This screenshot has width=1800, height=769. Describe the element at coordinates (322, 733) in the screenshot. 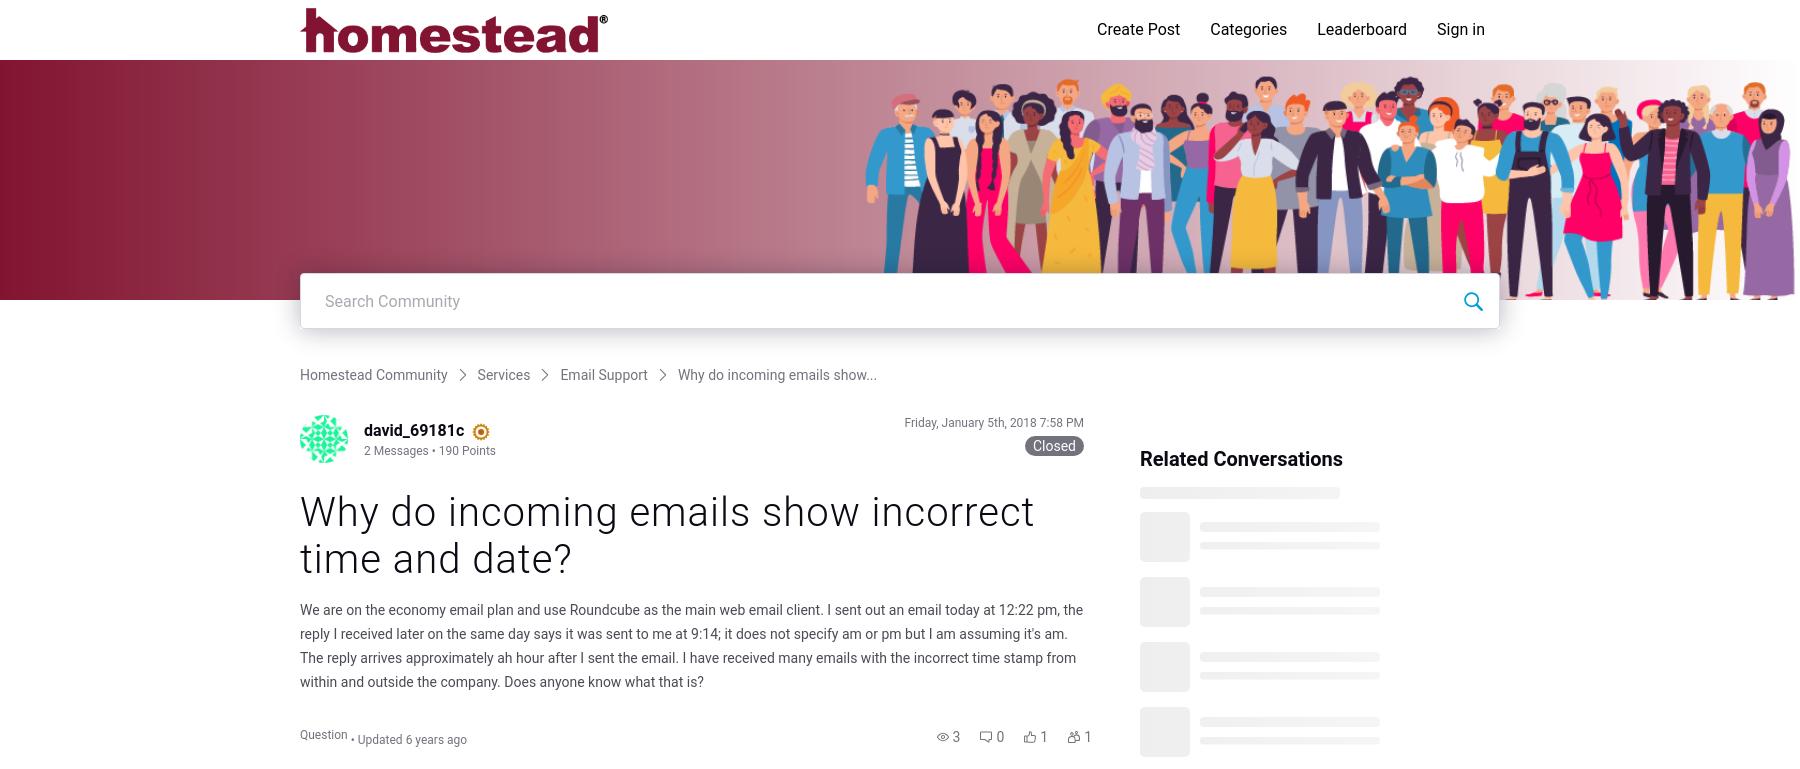

I see `'Question'` at that location.